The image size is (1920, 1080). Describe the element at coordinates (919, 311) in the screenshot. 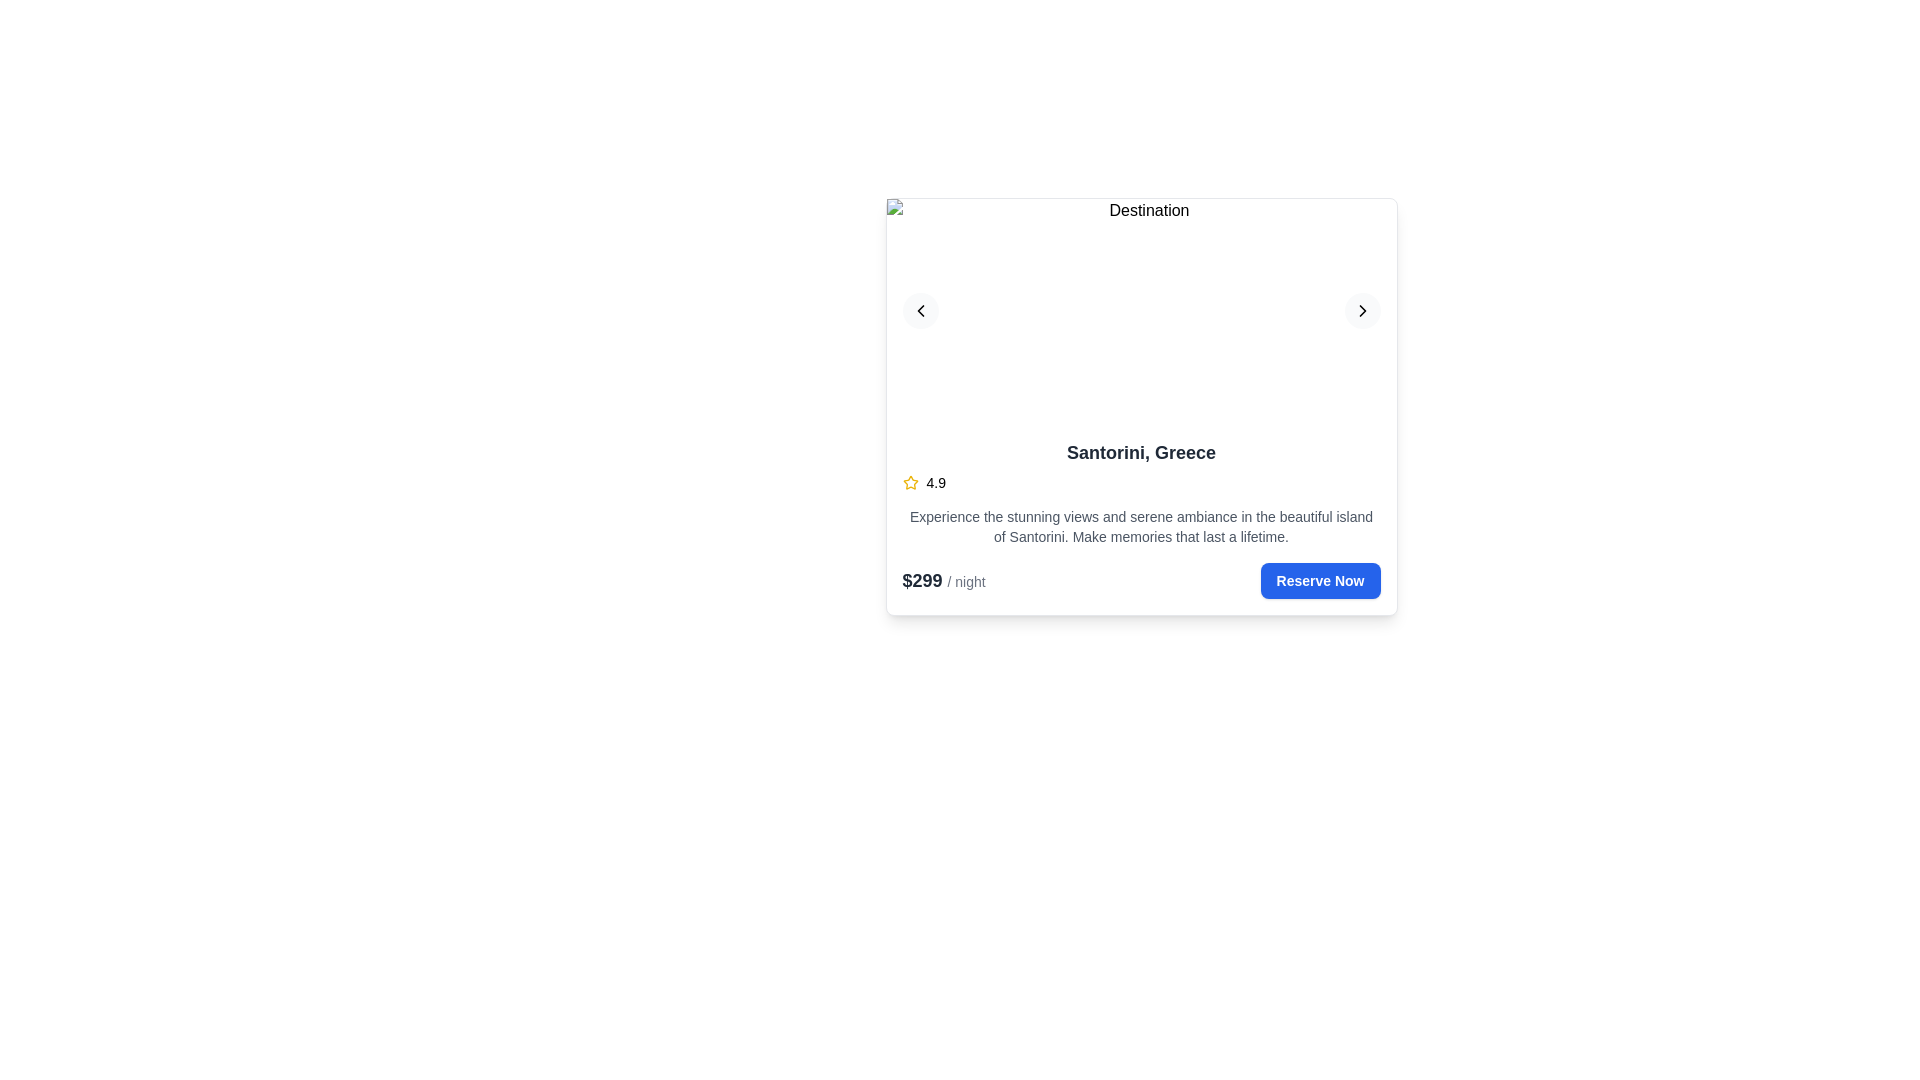

I see `the left-pointing chevron icon, which is a minimalistic vector graphic styled with a black stroke` at that location.